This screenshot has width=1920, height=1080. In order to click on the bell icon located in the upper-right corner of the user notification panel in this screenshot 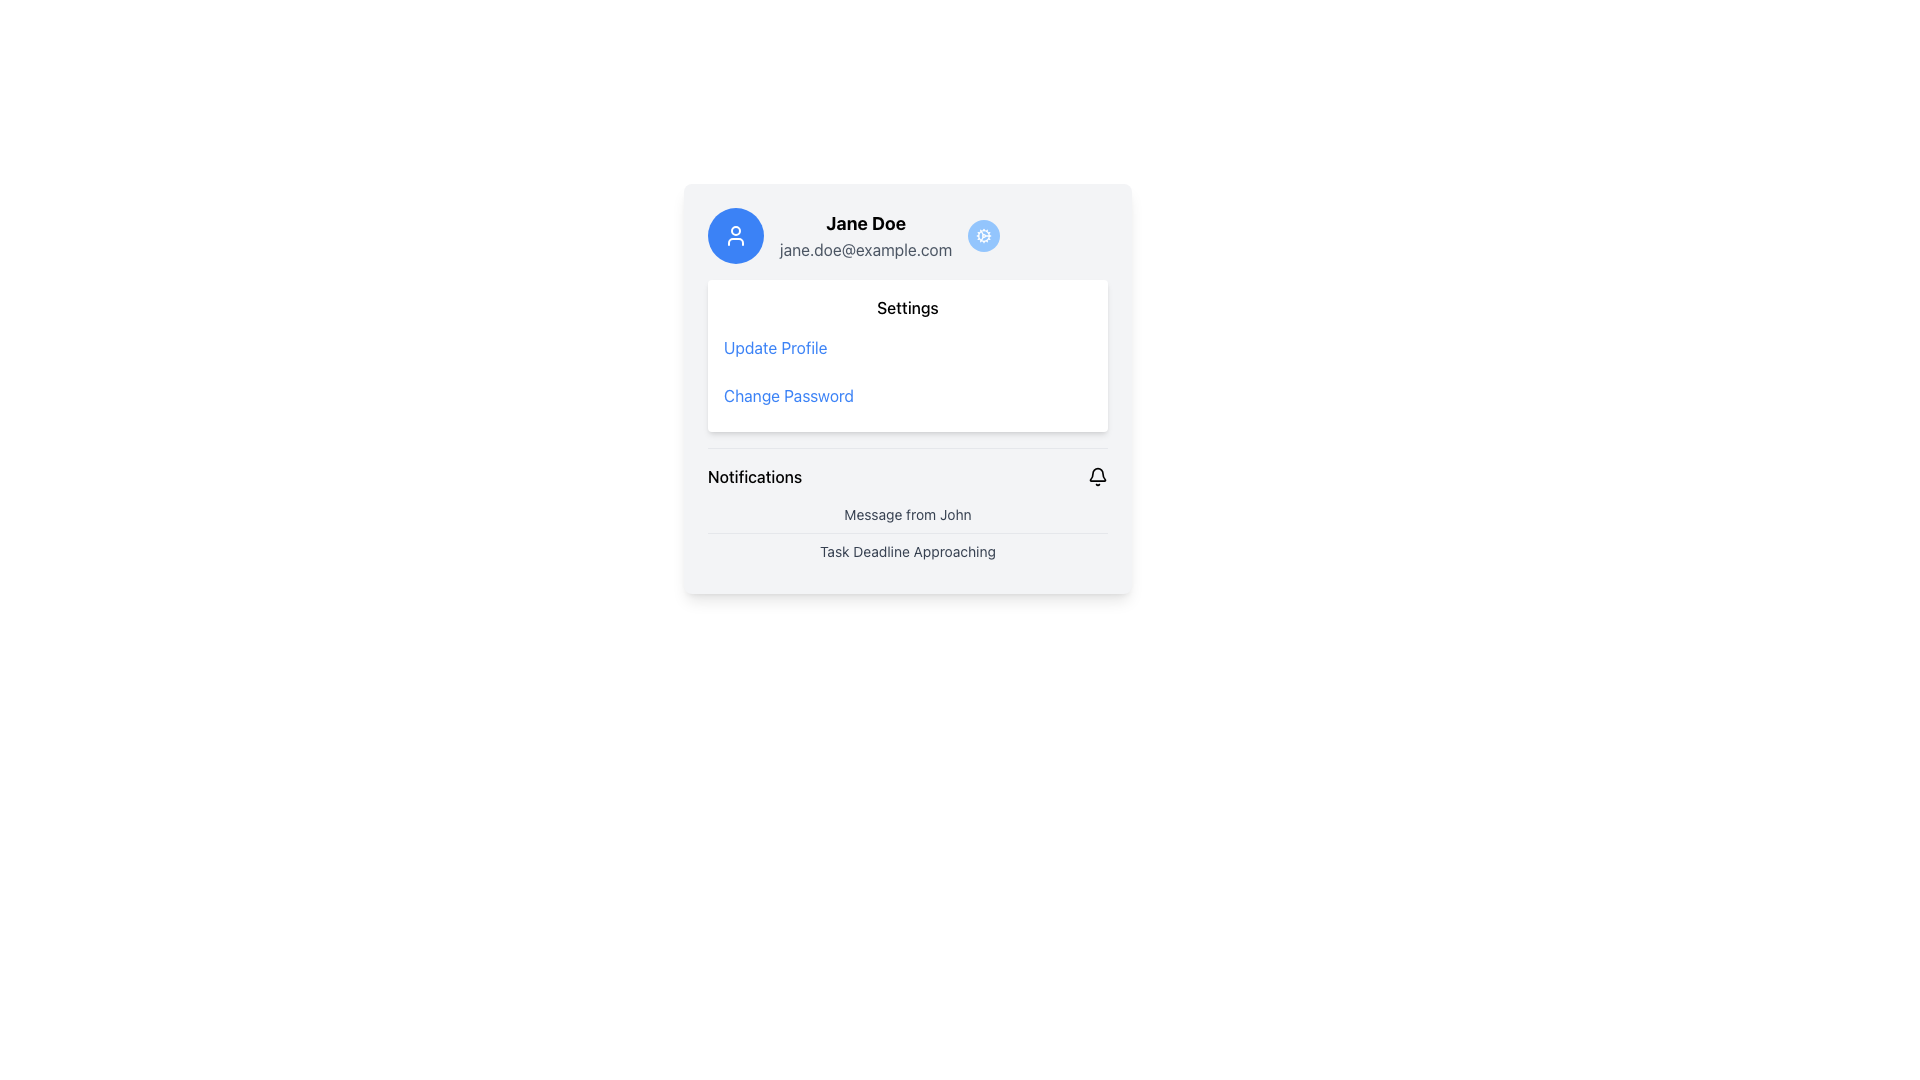, I will do `click(1097, 477)`.